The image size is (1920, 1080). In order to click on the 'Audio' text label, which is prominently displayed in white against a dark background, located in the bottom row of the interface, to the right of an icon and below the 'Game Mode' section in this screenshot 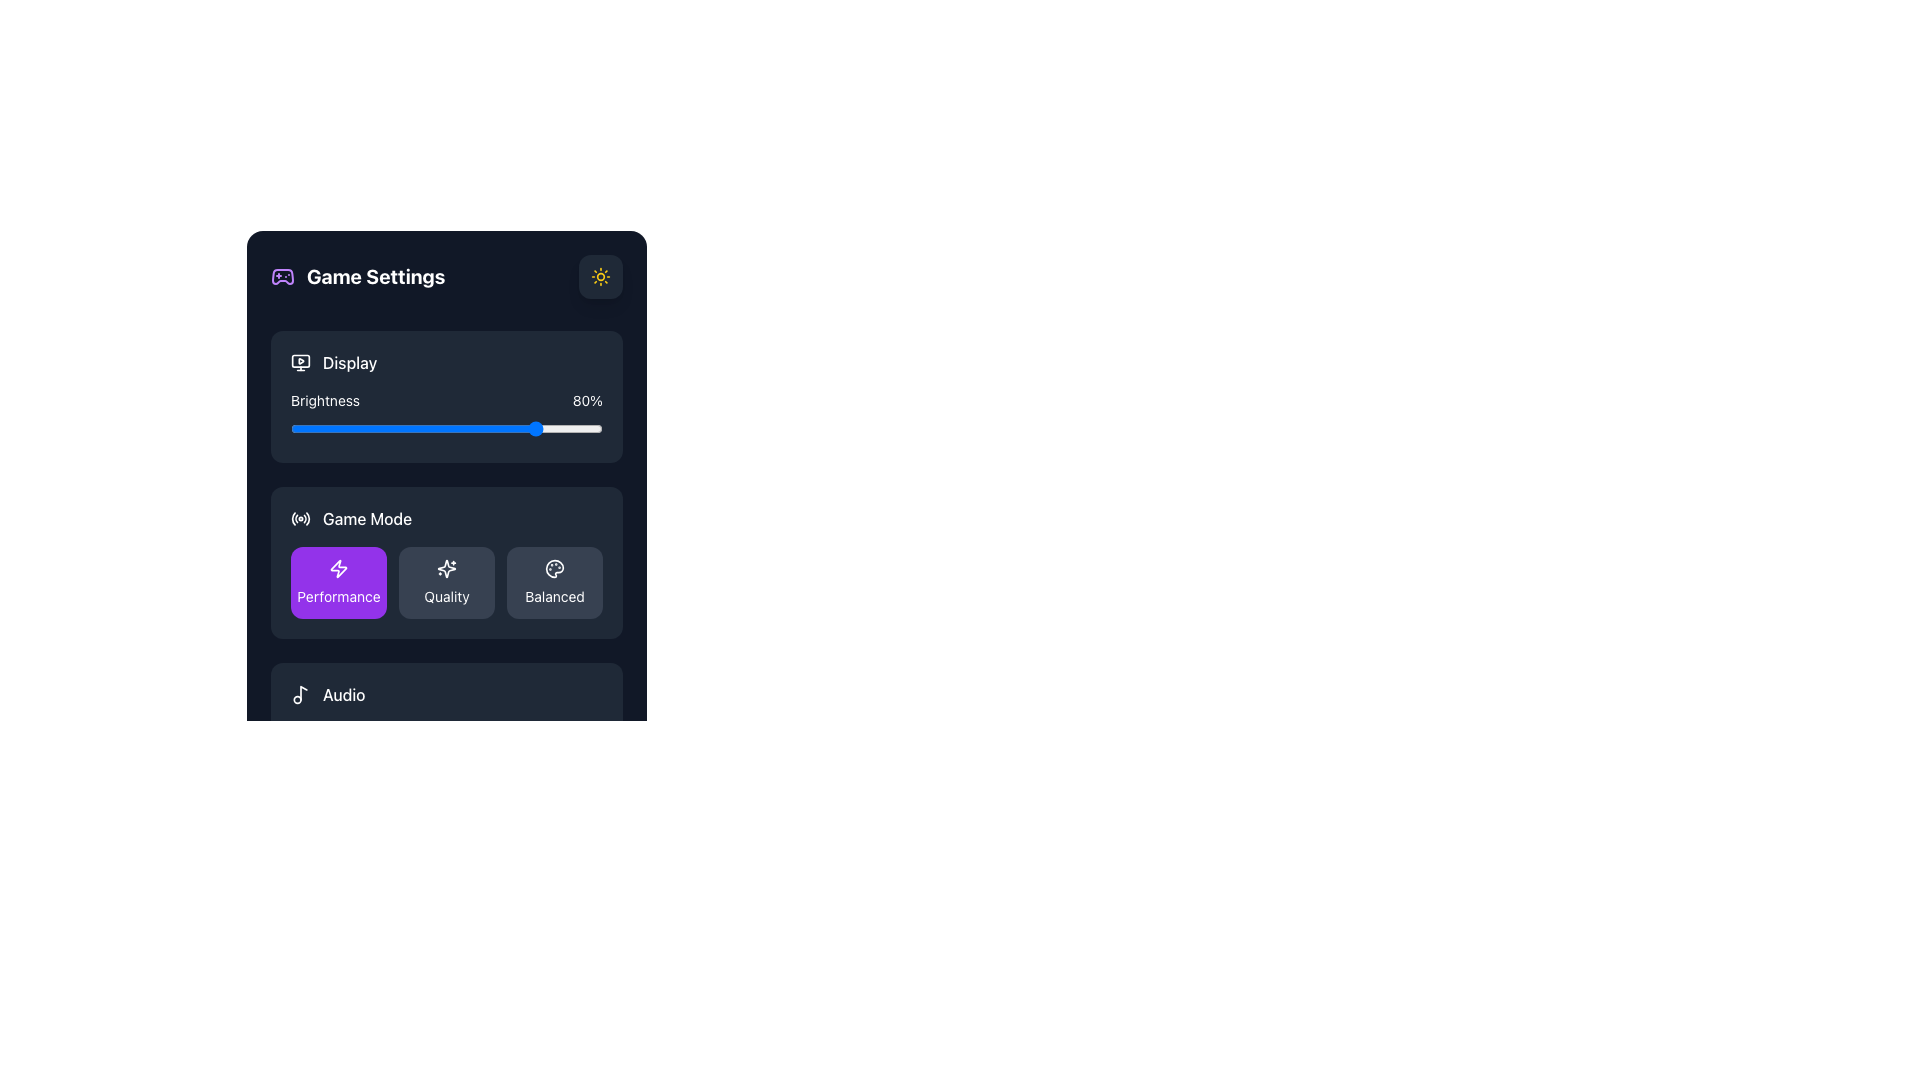, I will do `click(344, 693)`.